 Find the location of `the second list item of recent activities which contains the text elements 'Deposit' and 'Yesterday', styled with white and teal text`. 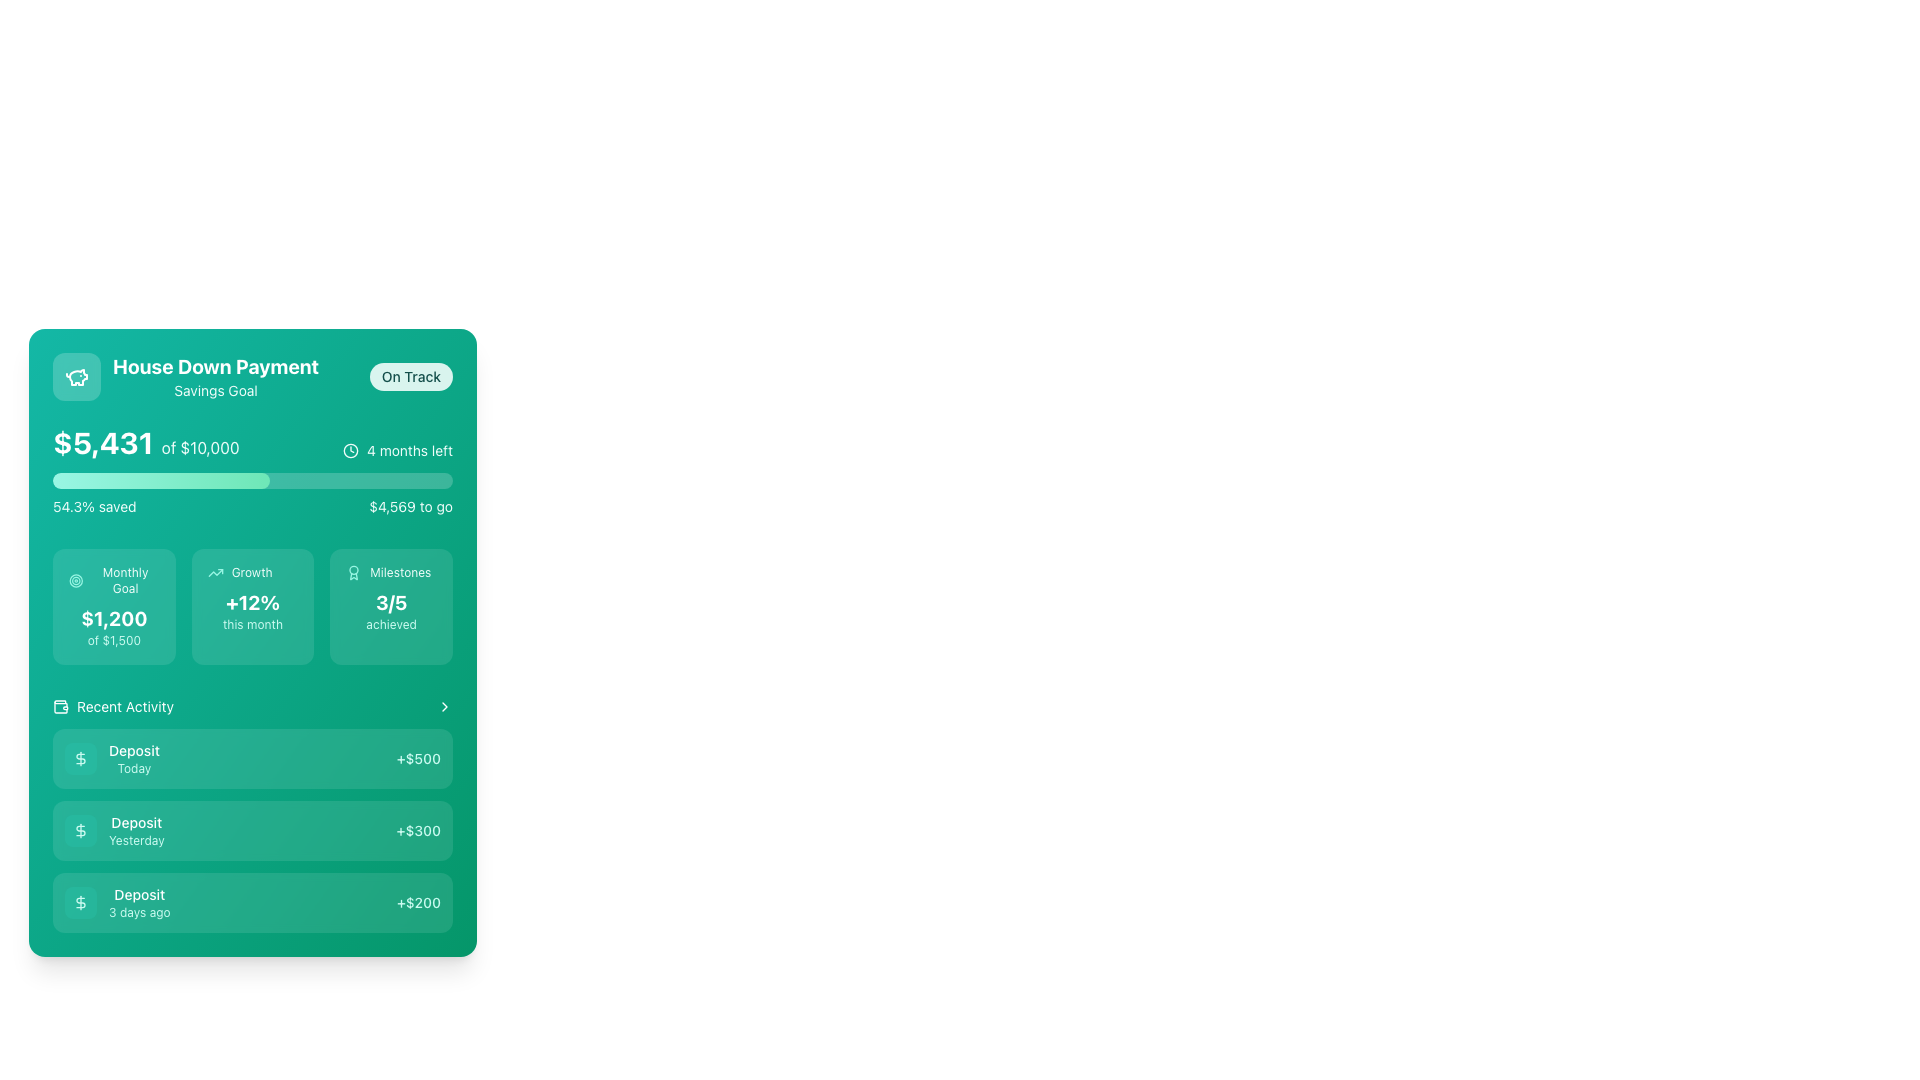

the second list item of recent activities which contains the text elements 'Deposit' and 'Yesterday', styled with white and teal text is located at coordinates (113, 830).